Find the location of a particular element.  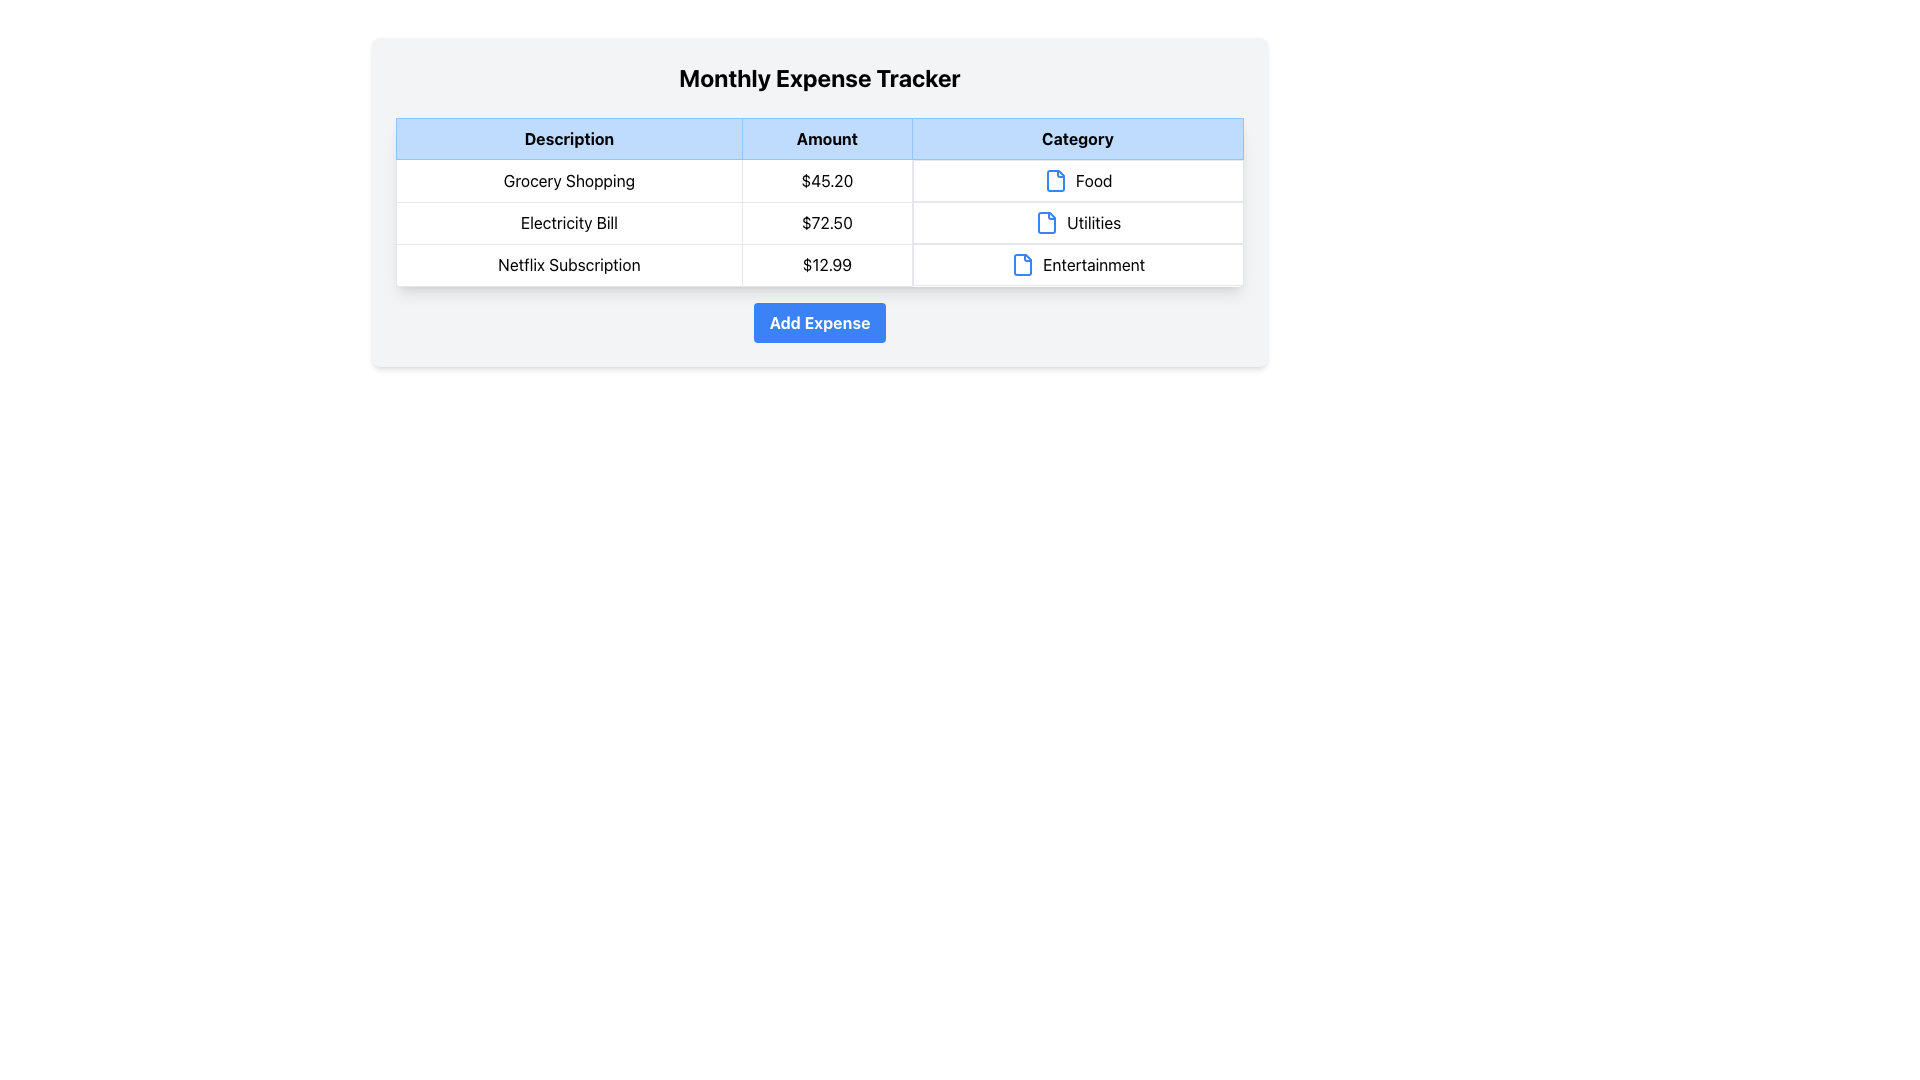

the small blue file icon located in the 'Category' column of the 'Netflix Subscription' row in the table, as it supports interaction is located at coordinates (1022, 264).